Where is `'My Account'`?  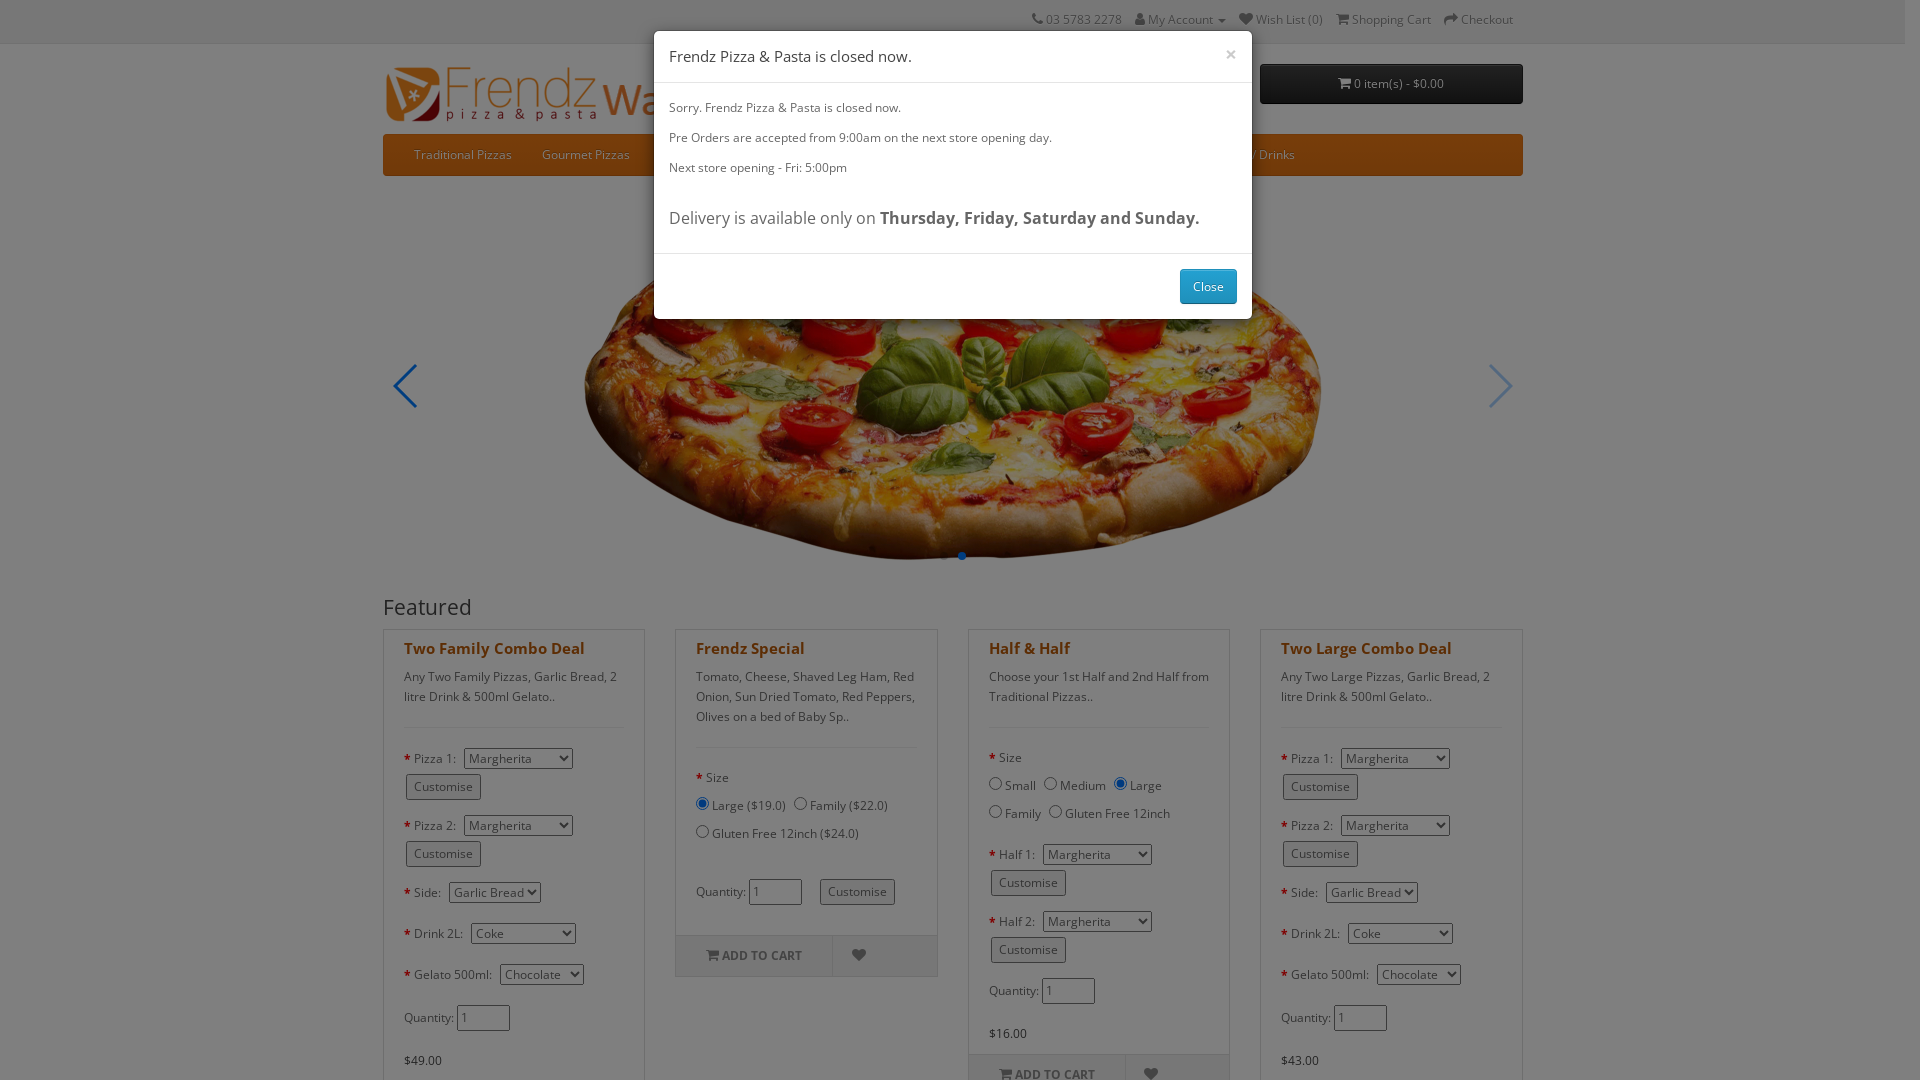
'My Account' is located at coordinates (1179, 19).